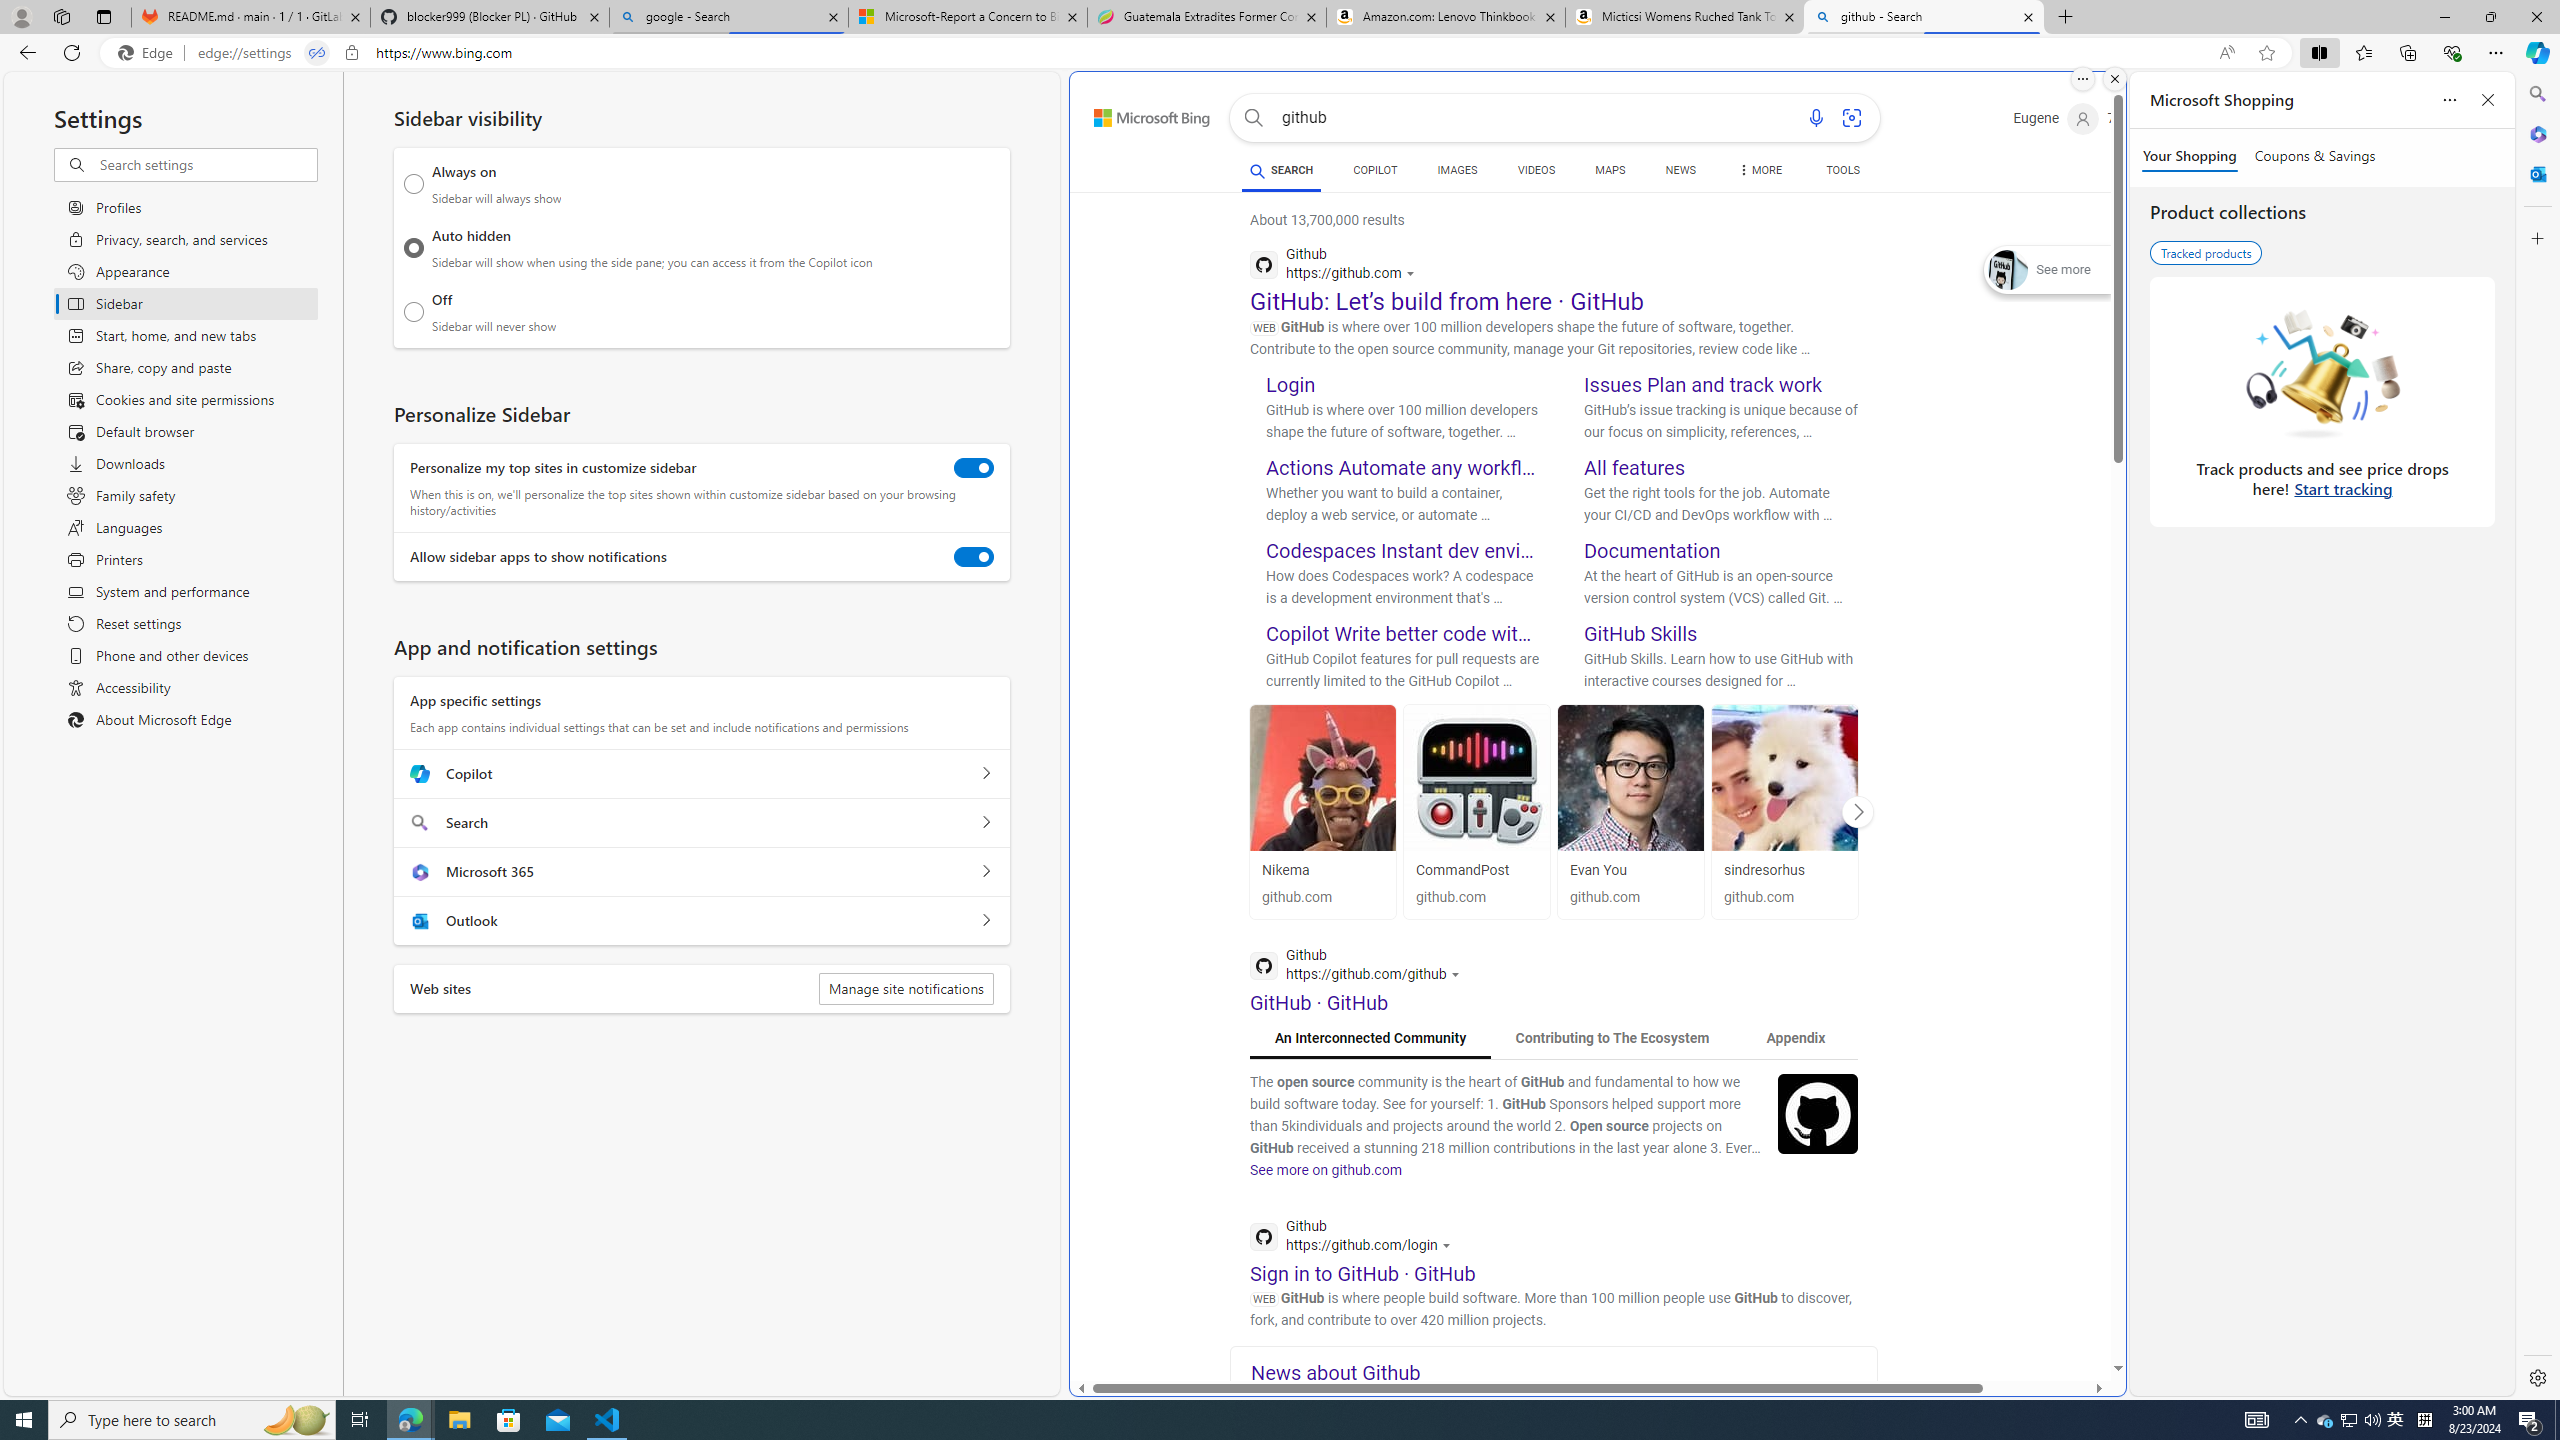  What do you see at coordinates (1475, 777) in the screenshot?
I see `'CommandPost'` at bounding box center [1475, 777].